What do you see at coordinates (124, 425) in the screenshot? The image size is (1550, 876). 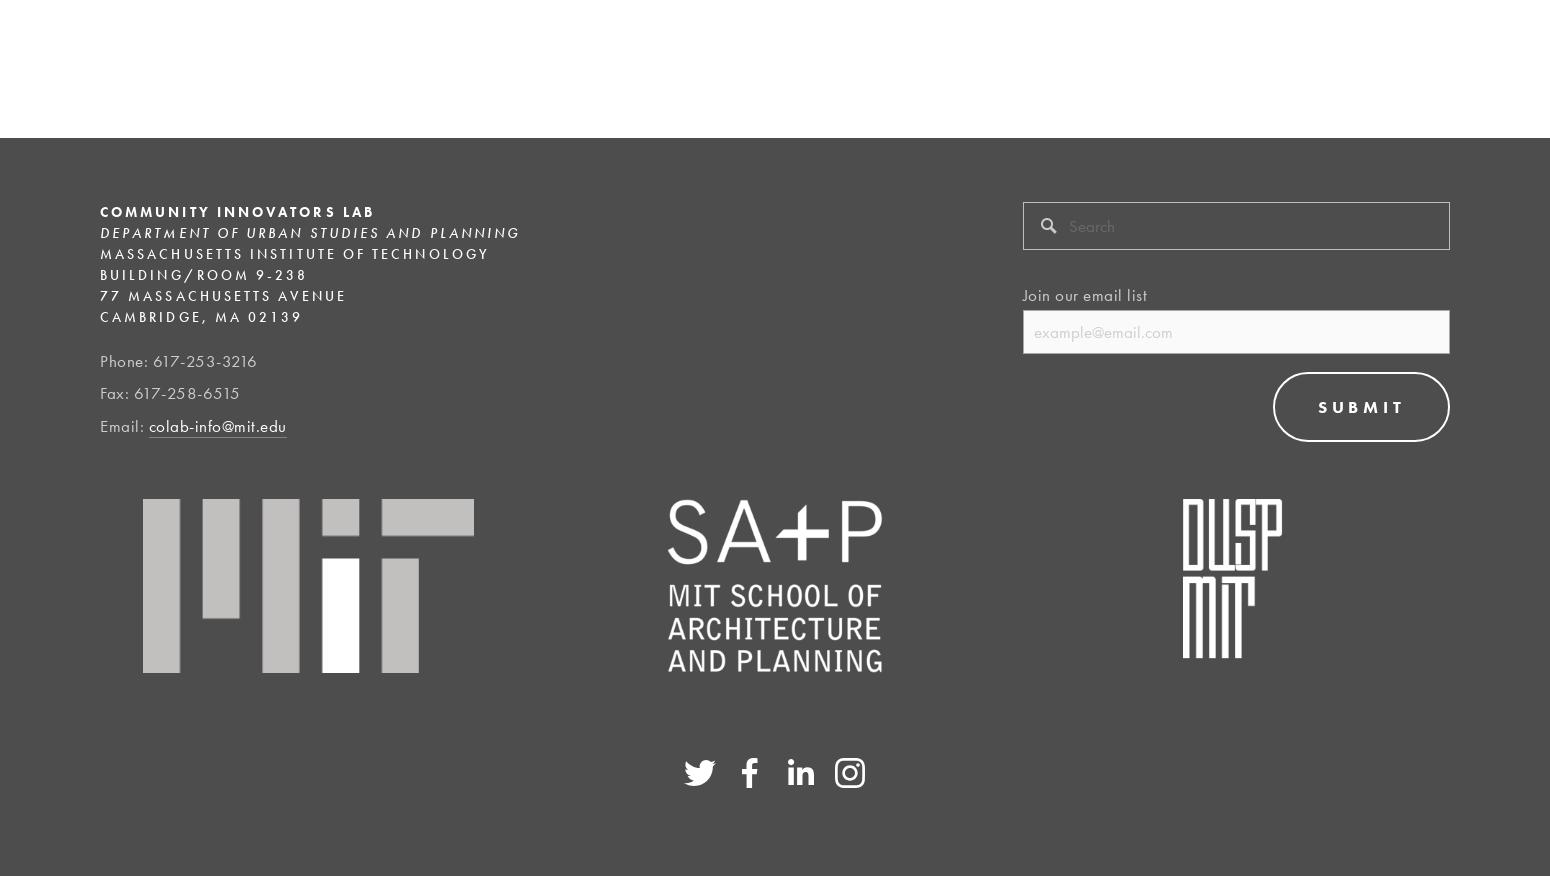 I see `'Email:'` at bounding box center [124, 425].